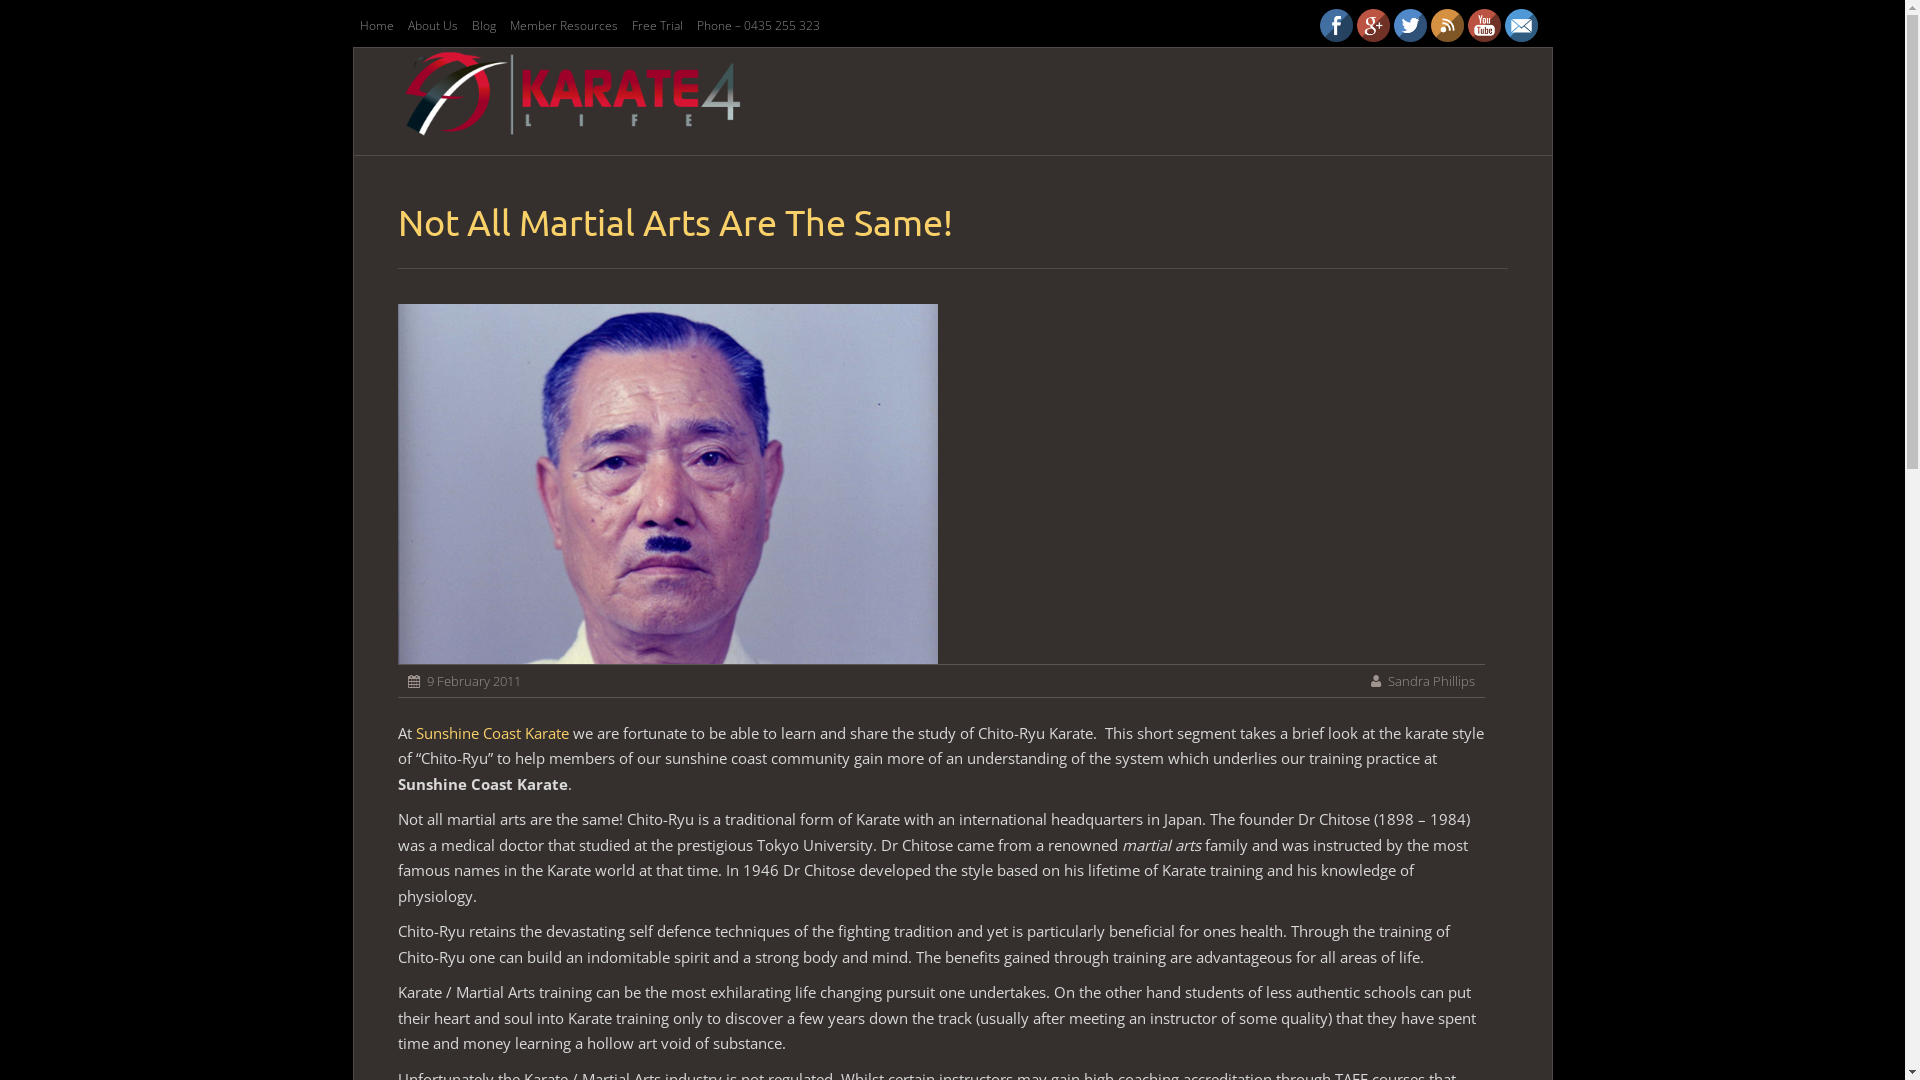 The width and height of the screenshot is (1920, 1080). I want to click on 'Member Resources', so click(561, 25).